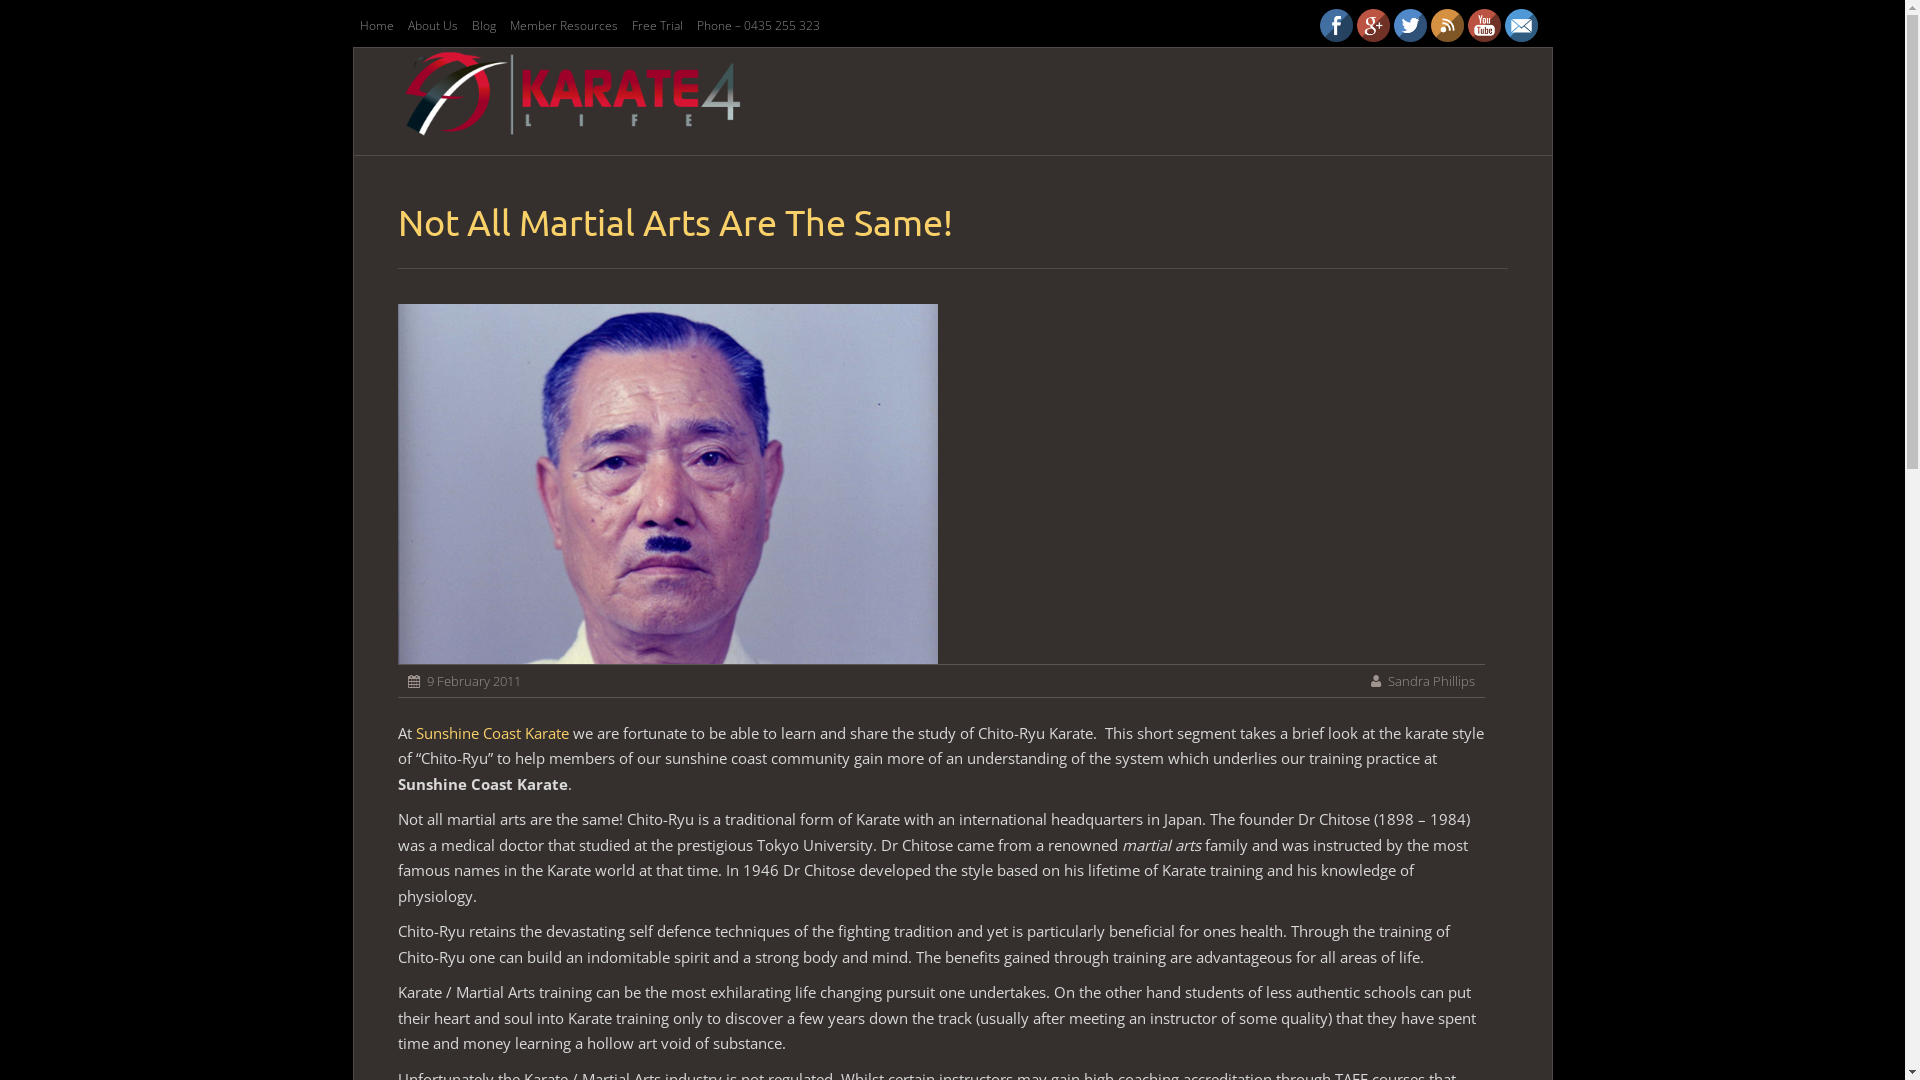 The width and height of the screenshot is (1920, 1080). I want to click on 'Member Resources', so click(561, 25).